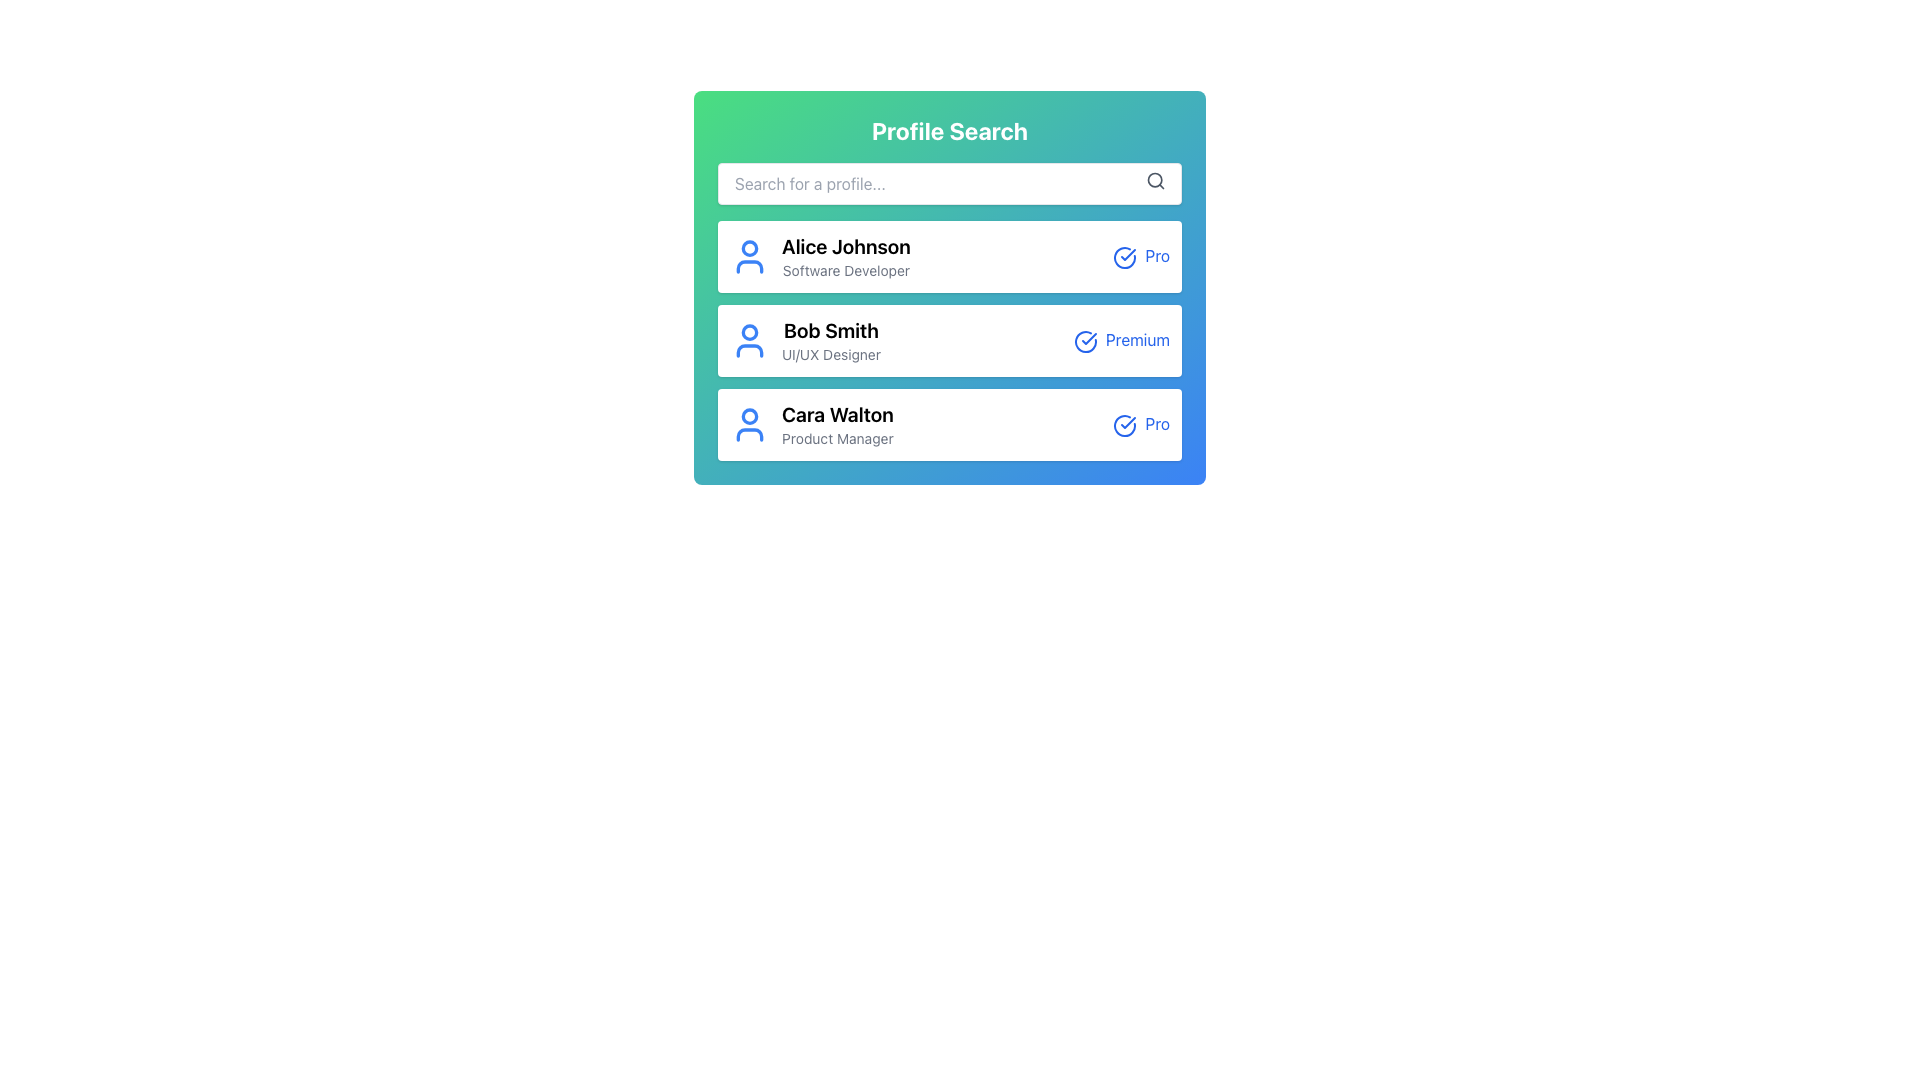 The width and height of the screenshot is (1920, 1080). Describe the element at coordinates (1121, 339) in the screenshot. I see `the text label reading 'Premium' styled in blue font, located on the rightmost side of the card for 'Bob Smith.'` at that location.